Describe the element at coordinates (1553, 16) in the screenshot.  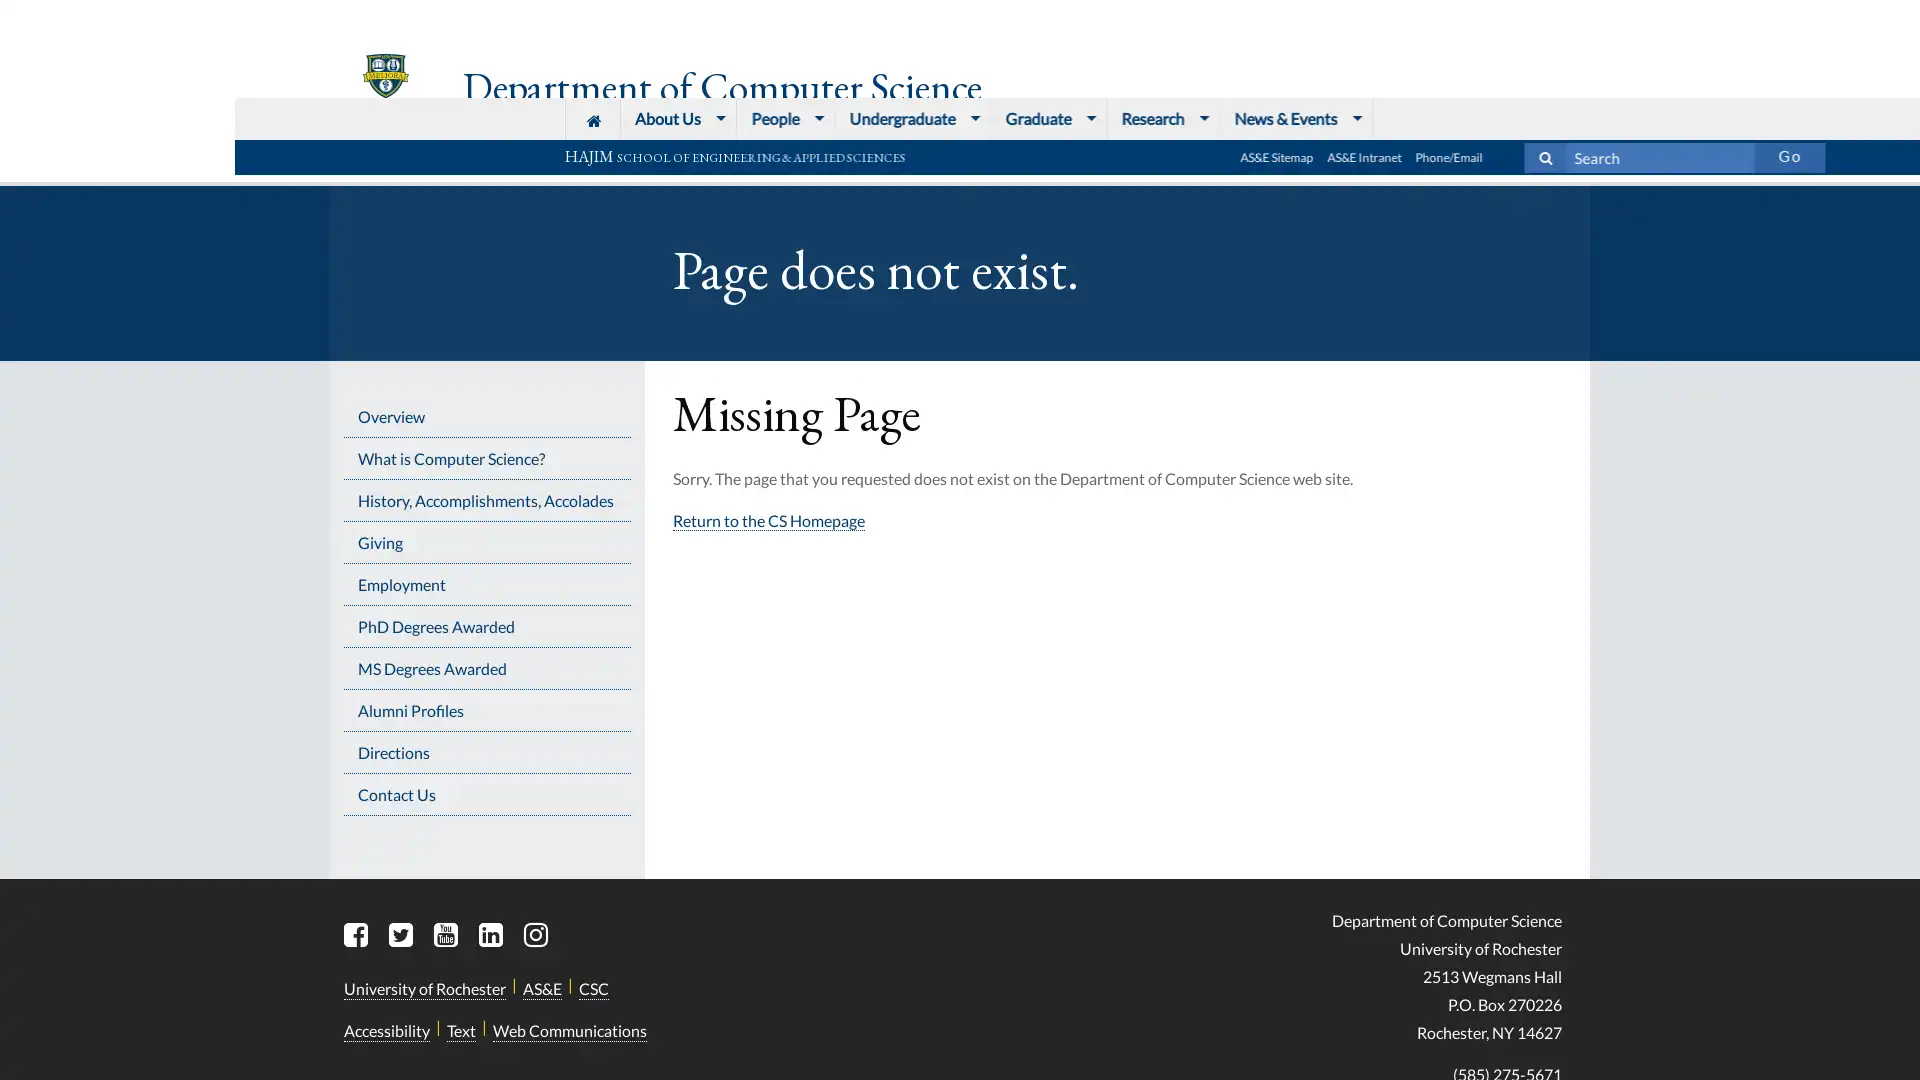
I see `Go` at that location.